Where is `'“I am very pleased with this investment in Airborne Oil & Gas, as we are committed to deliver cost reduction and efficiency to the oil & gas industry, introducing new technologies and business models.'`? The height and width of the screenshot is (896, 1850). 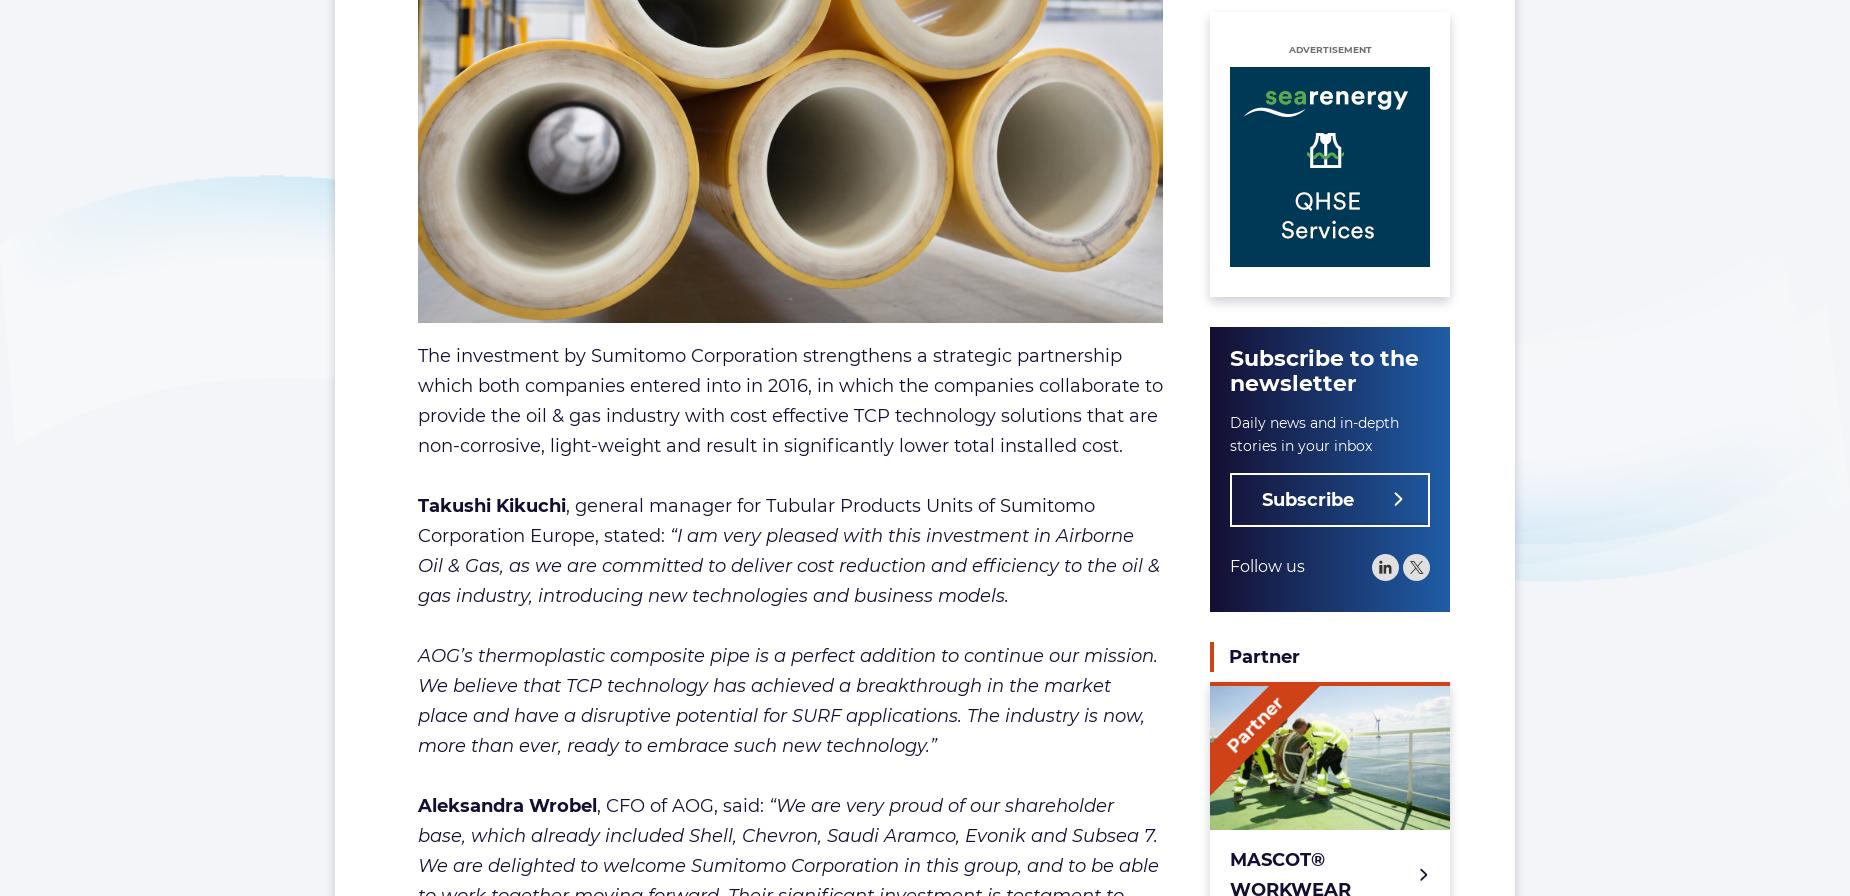 '“I am very pleased with this investment in Airborne Oil & Gas, as we are committed to deliver cost reduction and efficiency to the oil & gas industry, introducing new technologies and business models.' is located at coordinates (787, 565).